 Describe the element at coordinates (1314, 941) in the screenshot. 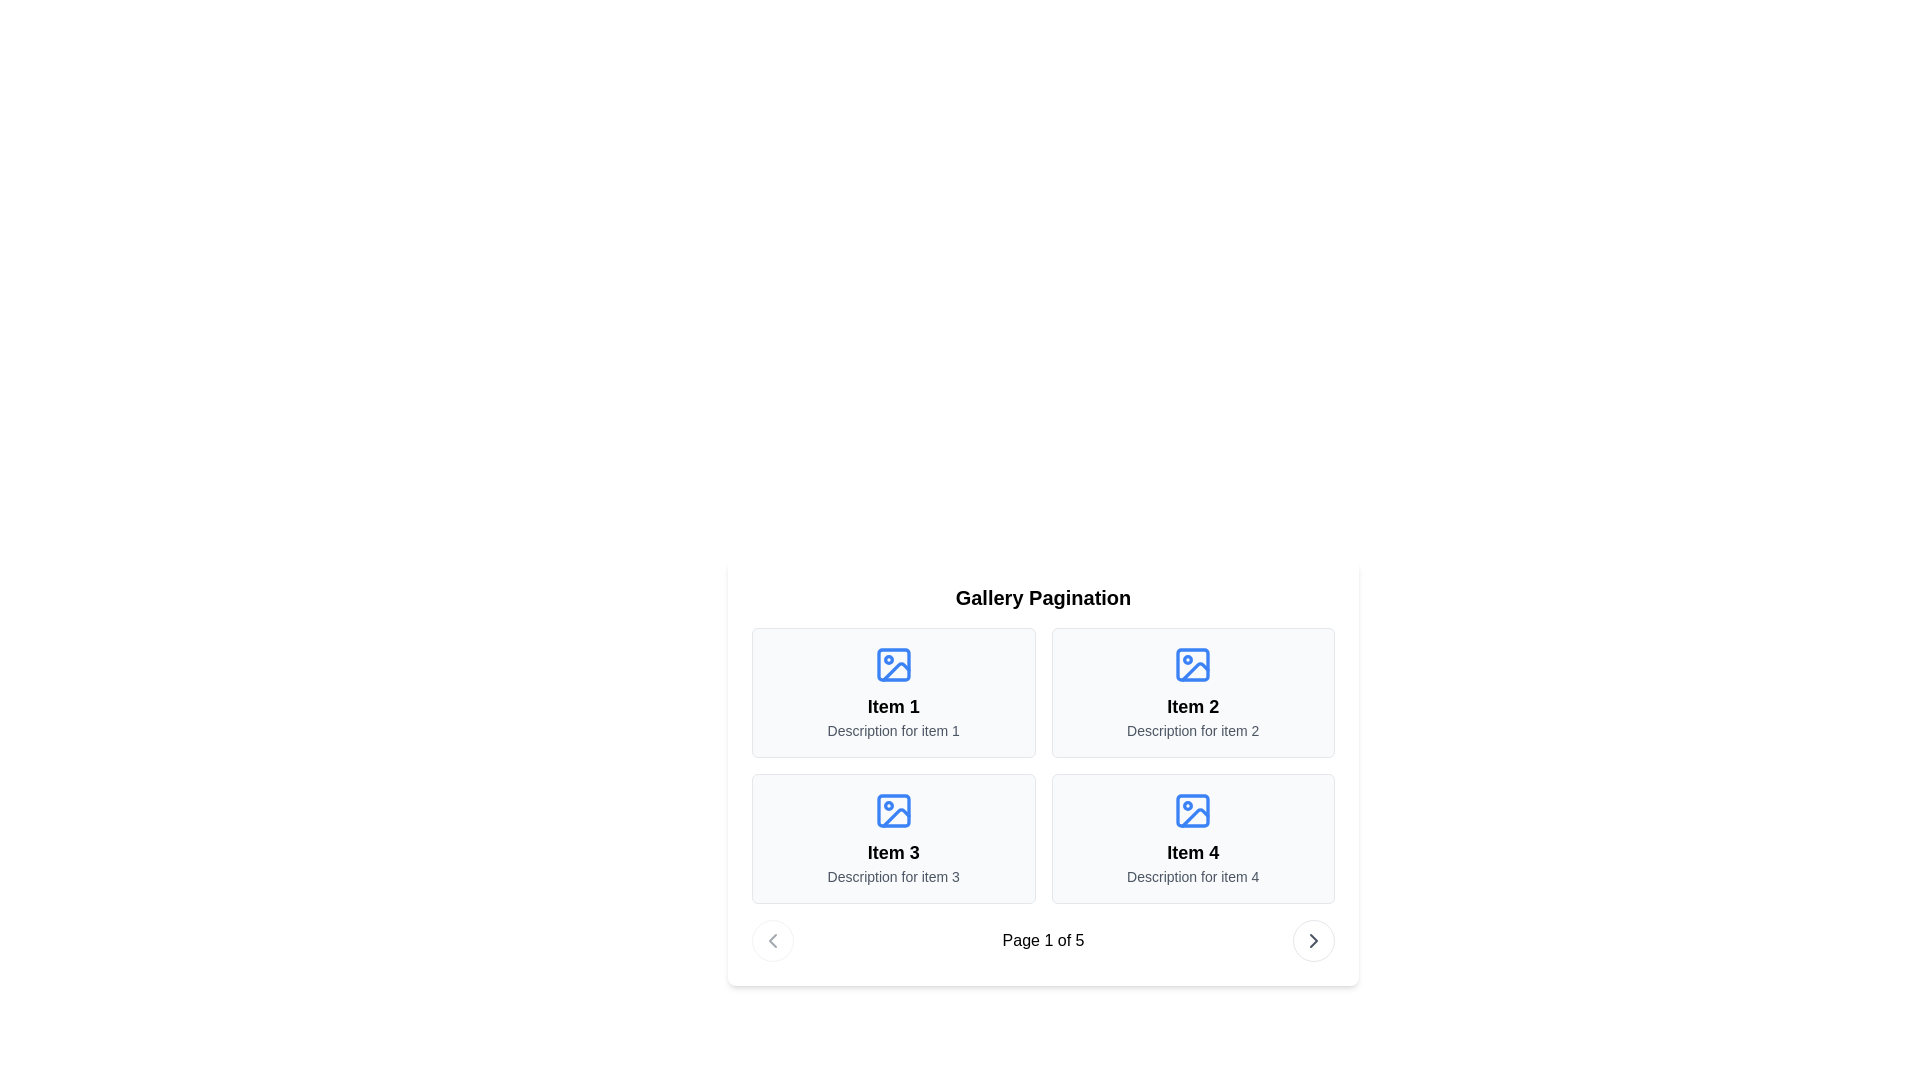

I see `the pagination button located at the bottom center of the interface` at that location.